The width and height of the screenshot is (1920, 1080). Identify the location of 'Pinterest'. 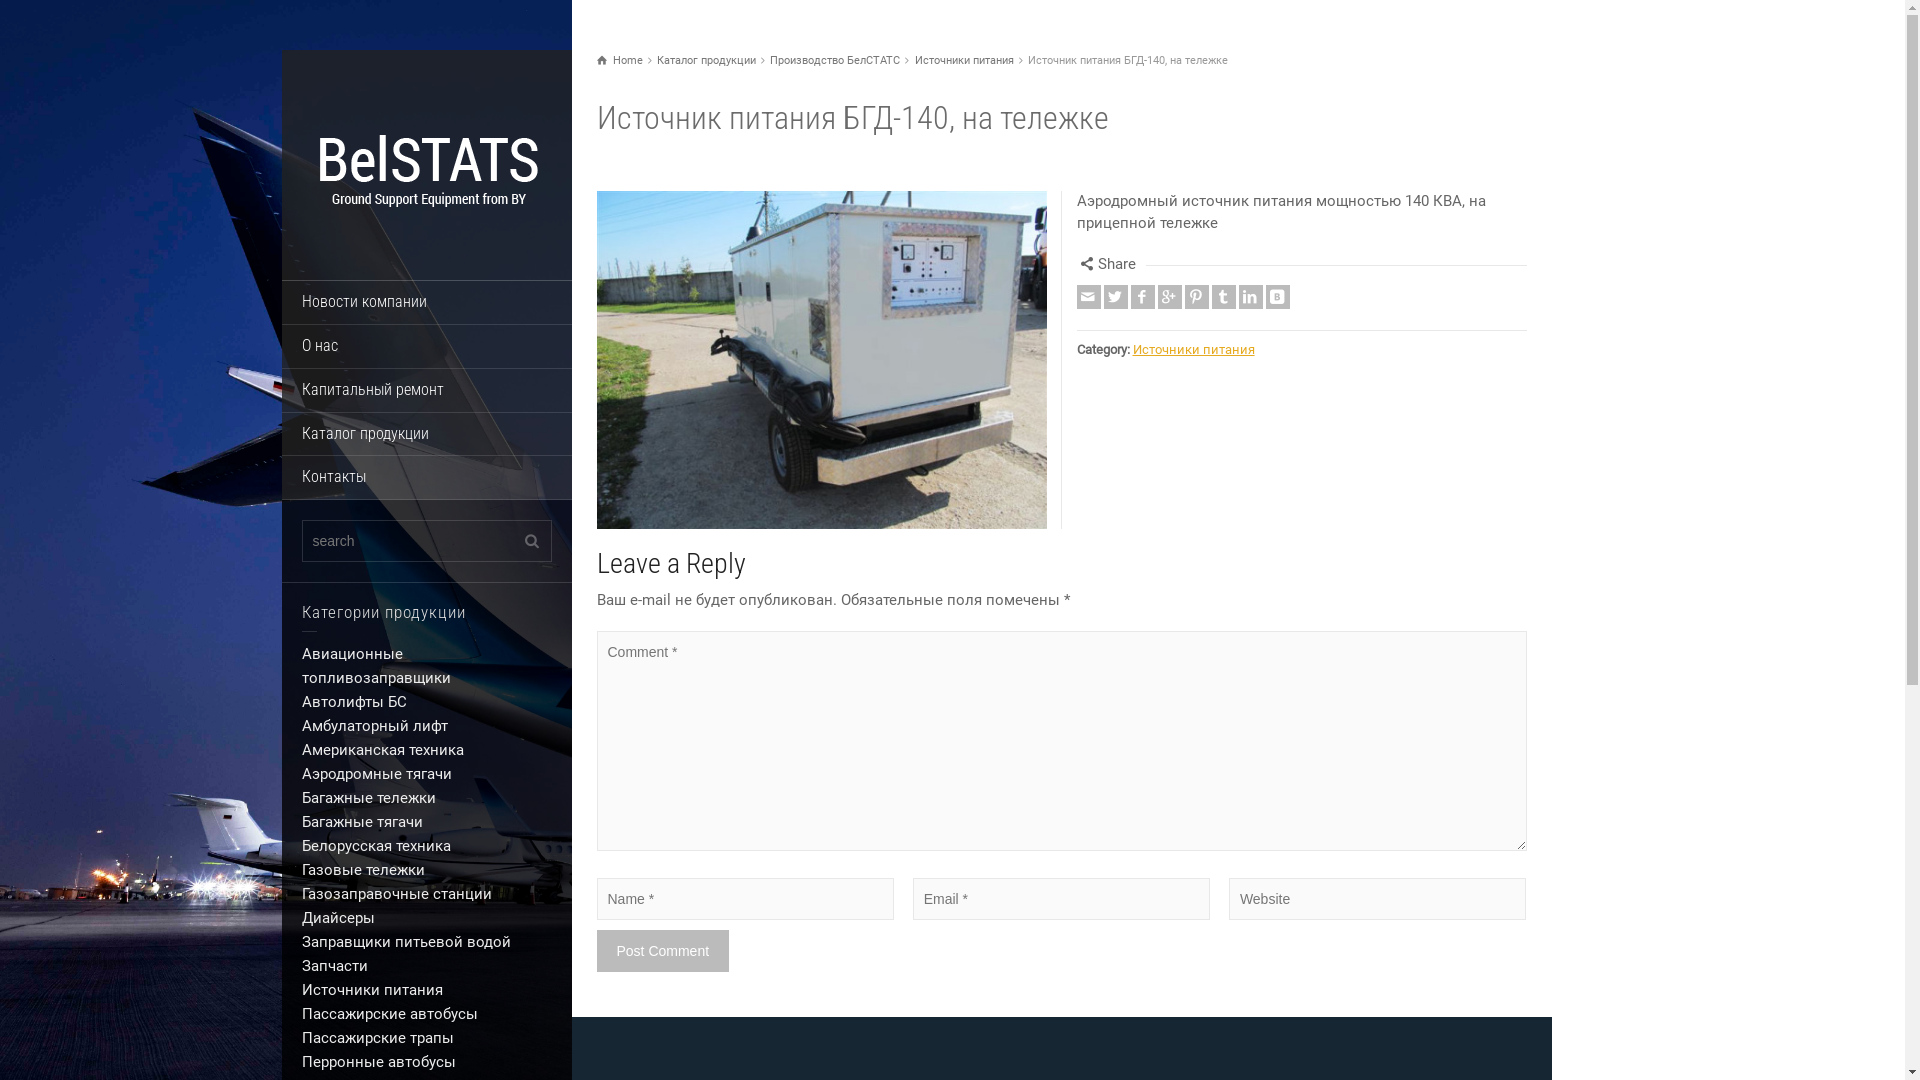
(1195, 297).